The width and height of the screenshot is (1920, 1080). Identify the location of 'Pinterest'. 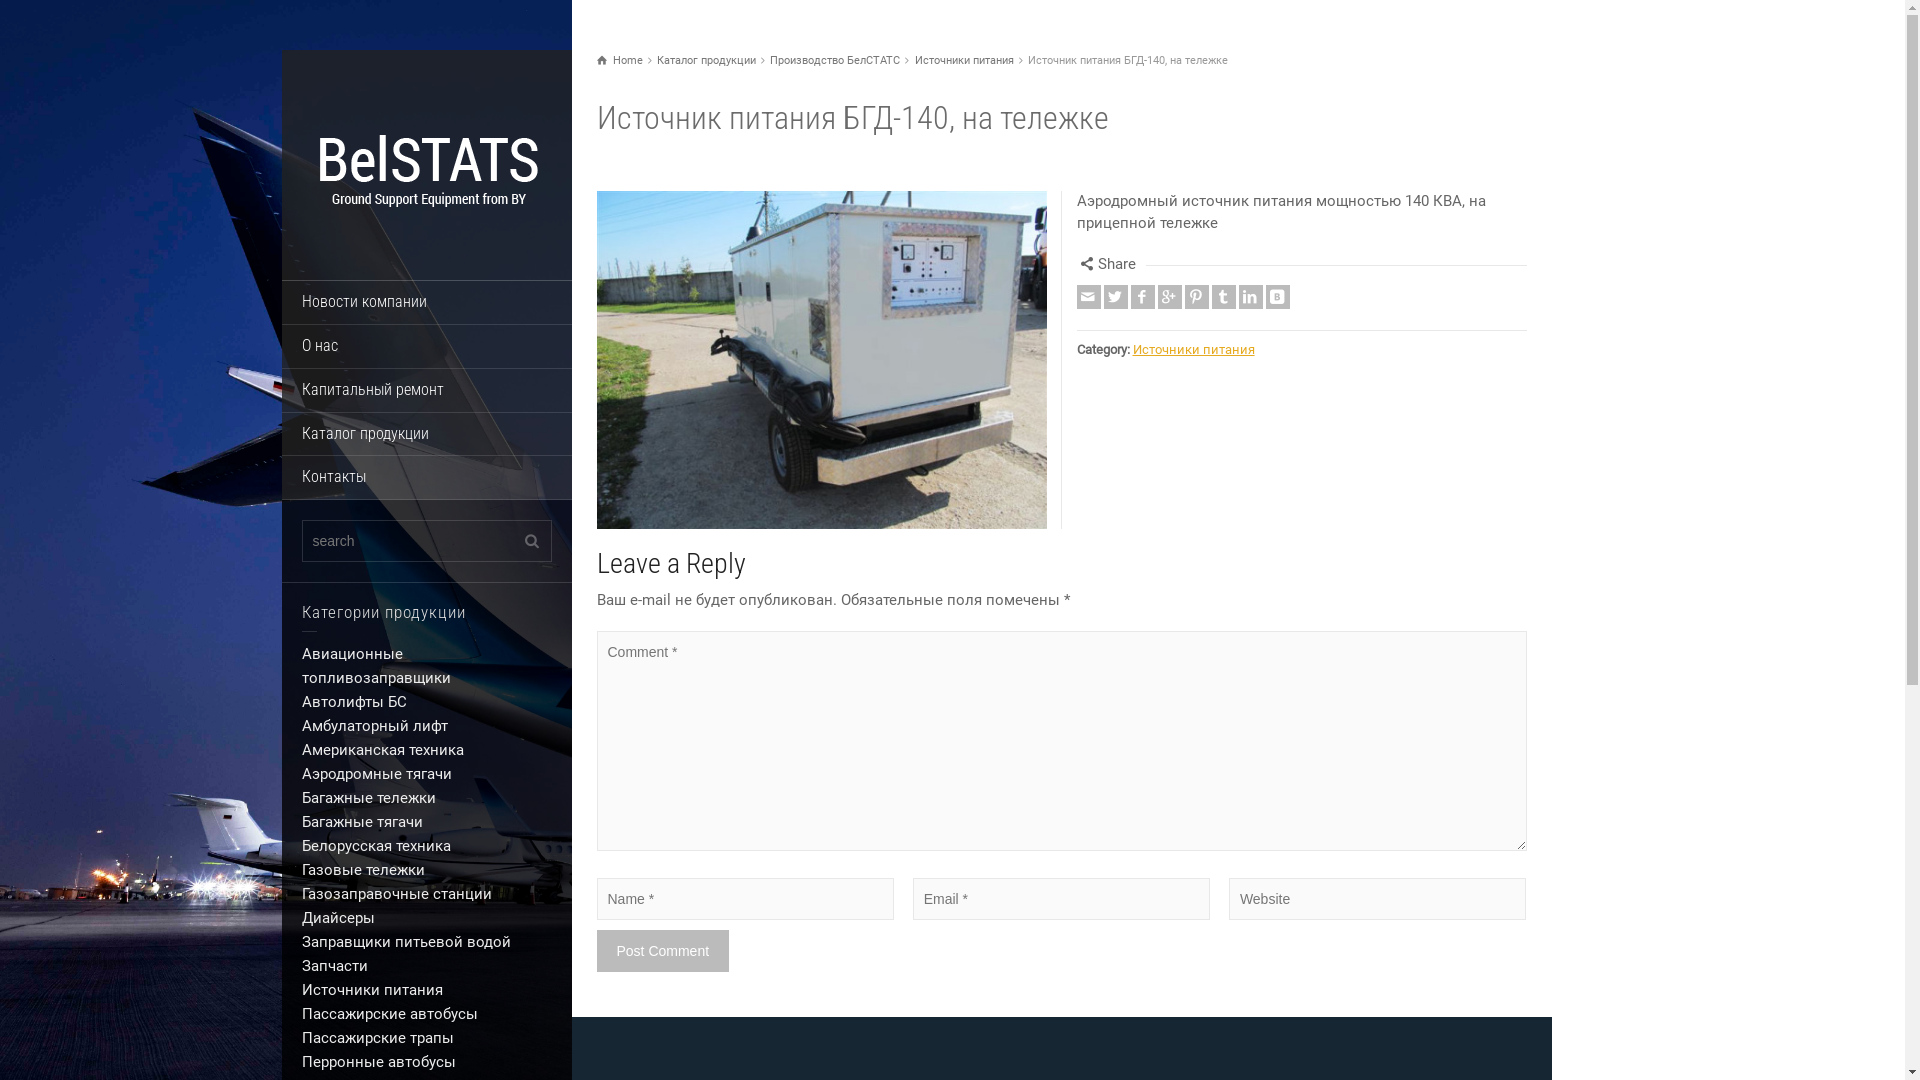
(1195, 297).